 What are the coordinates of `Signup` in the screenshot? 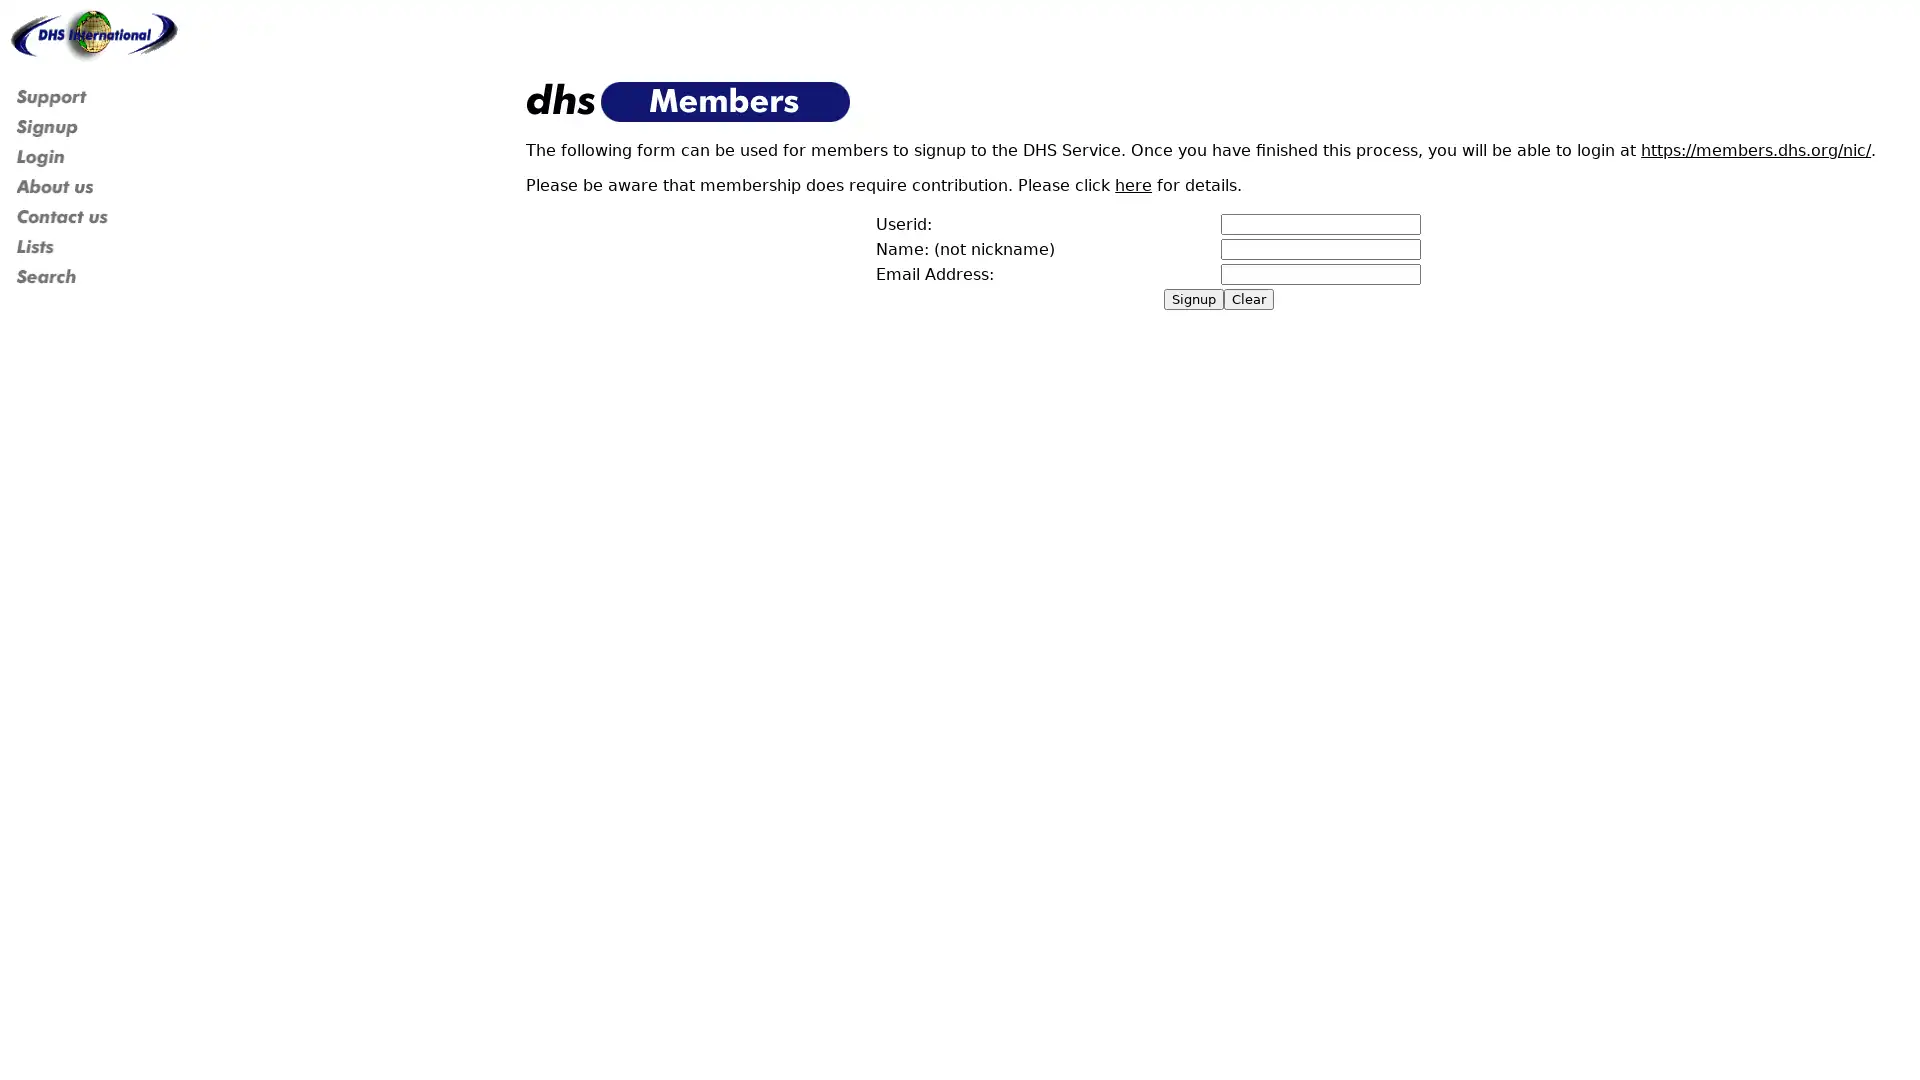 It's located at (1194, 299).